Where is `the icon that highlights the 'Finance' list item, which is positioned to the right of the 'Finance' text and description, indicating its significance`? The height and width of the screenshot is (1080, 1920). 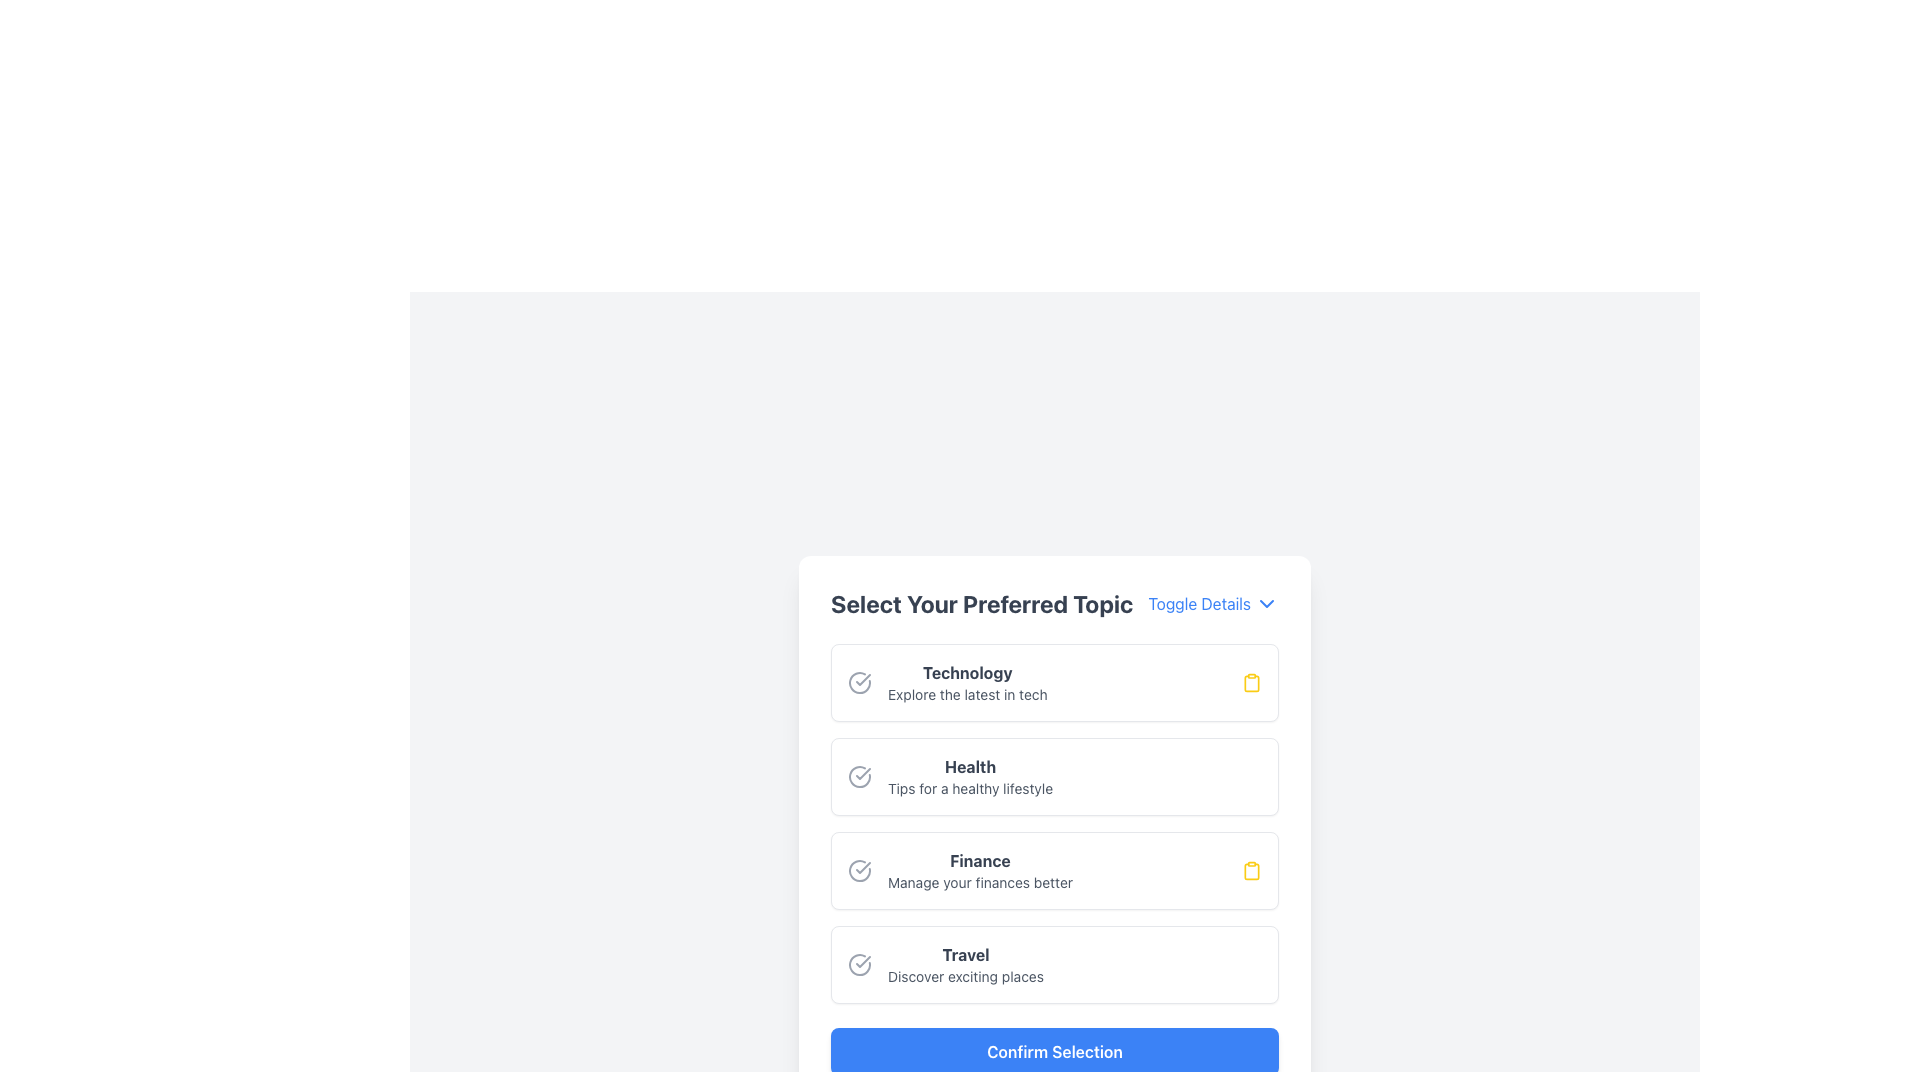
the icon that highlights the 'Finance' list item, which is positioned to the right of the 'Finance' text and description, indicating its significance is located at coordinates (1251, 870).